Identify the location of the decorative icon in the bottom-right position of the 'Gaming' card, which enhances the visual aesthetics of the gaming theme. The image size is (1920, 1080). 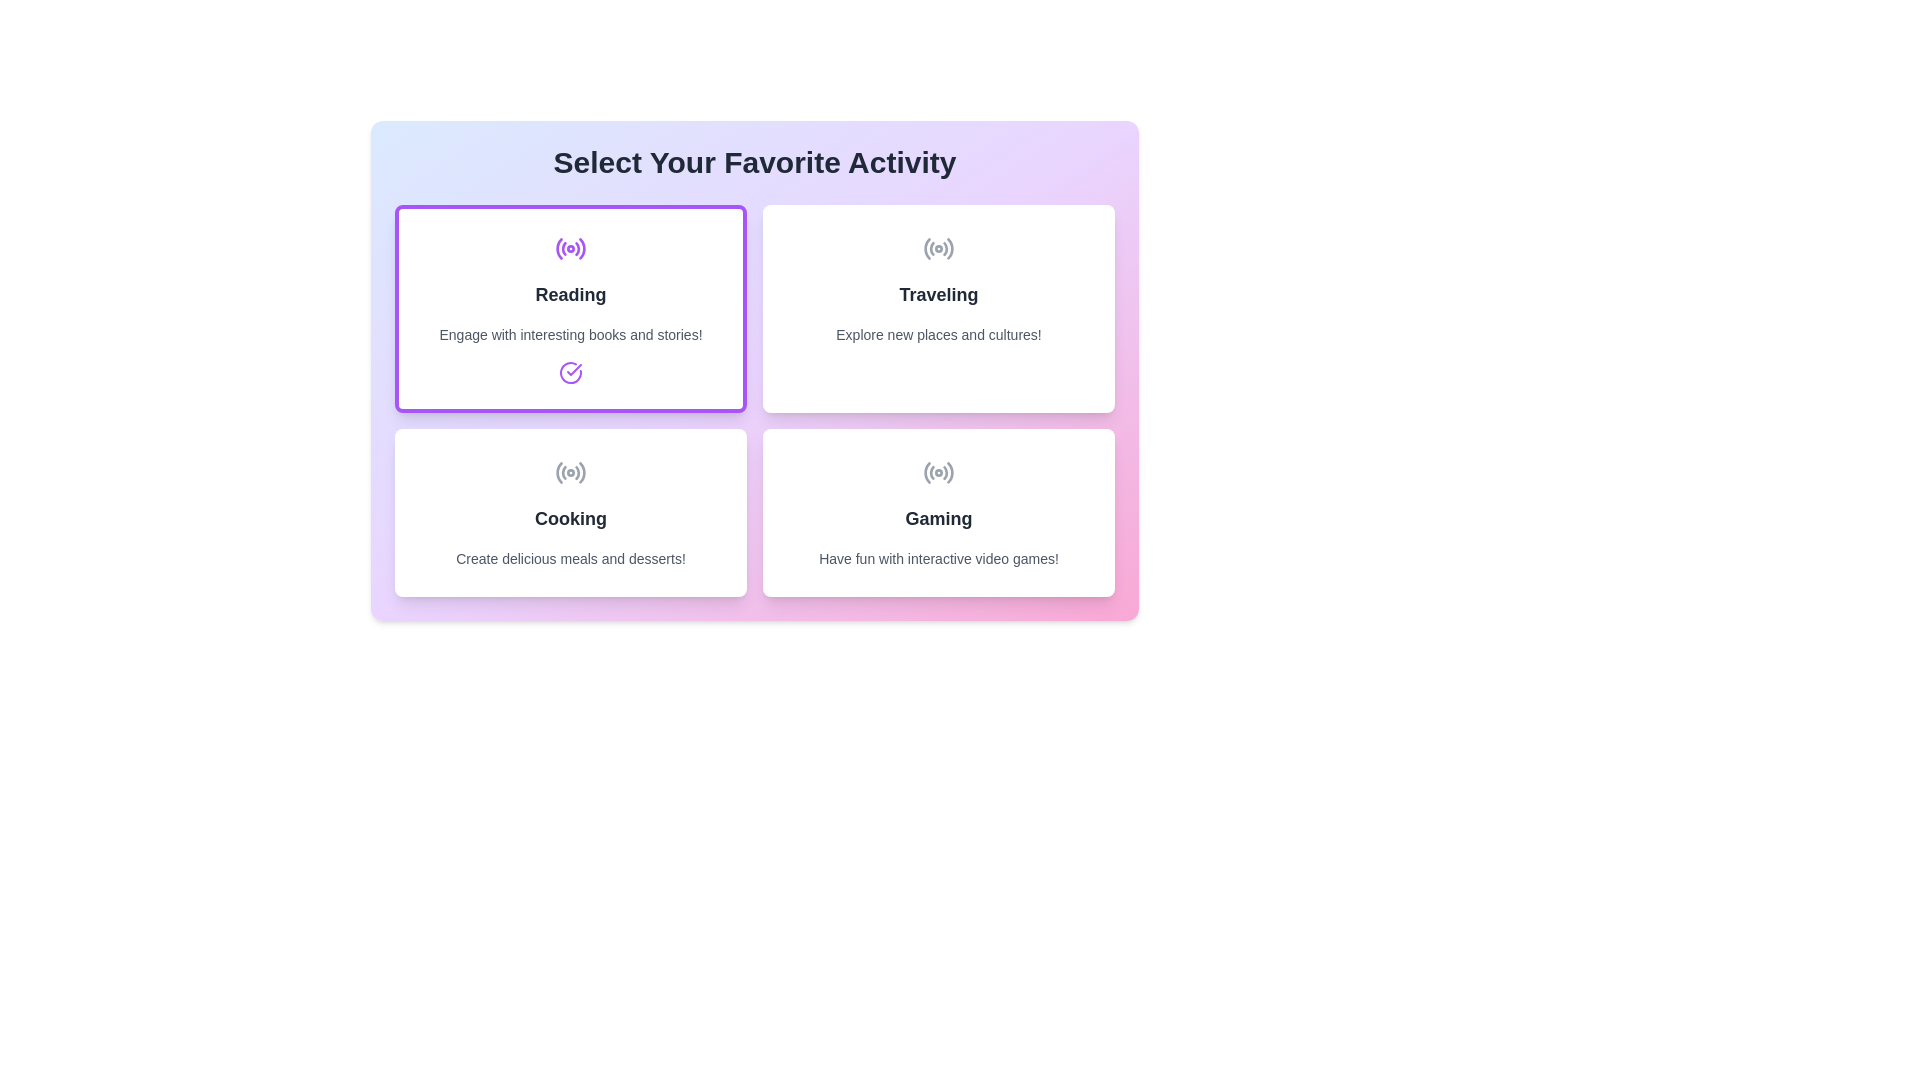
(938, 473).